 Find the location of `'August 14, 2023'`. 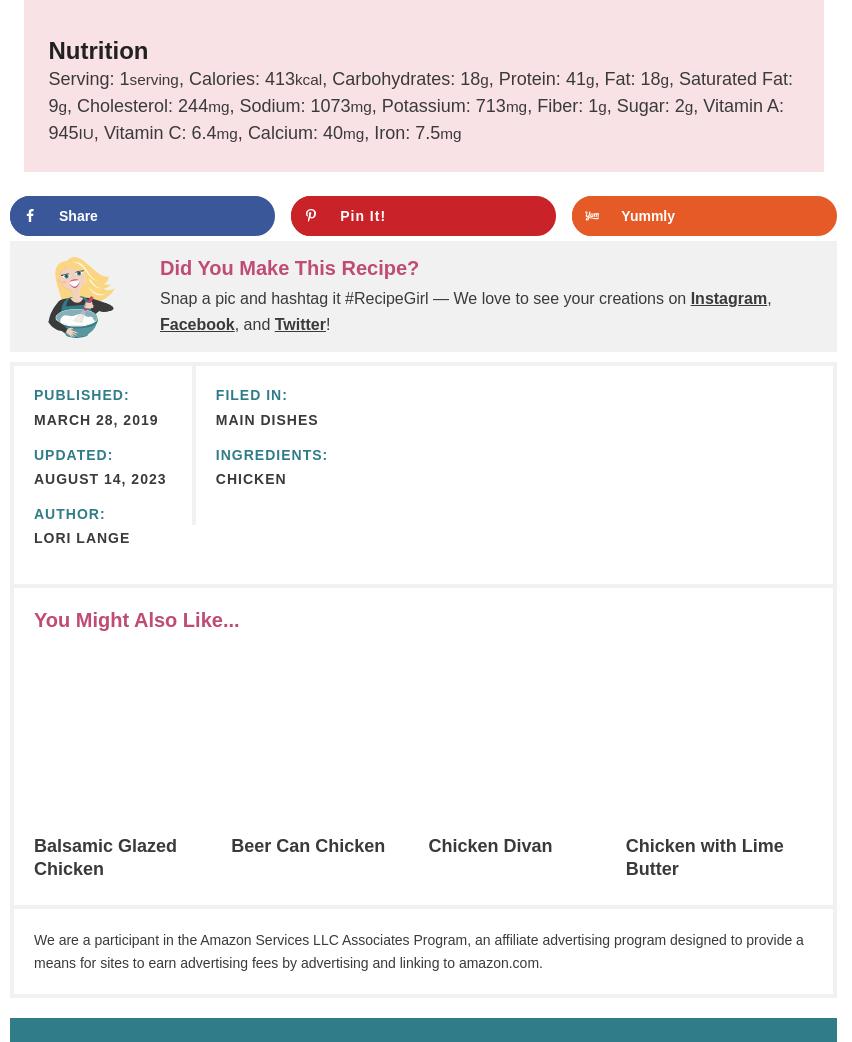

'August 14, 2023' is located at coordinates (99, 479).